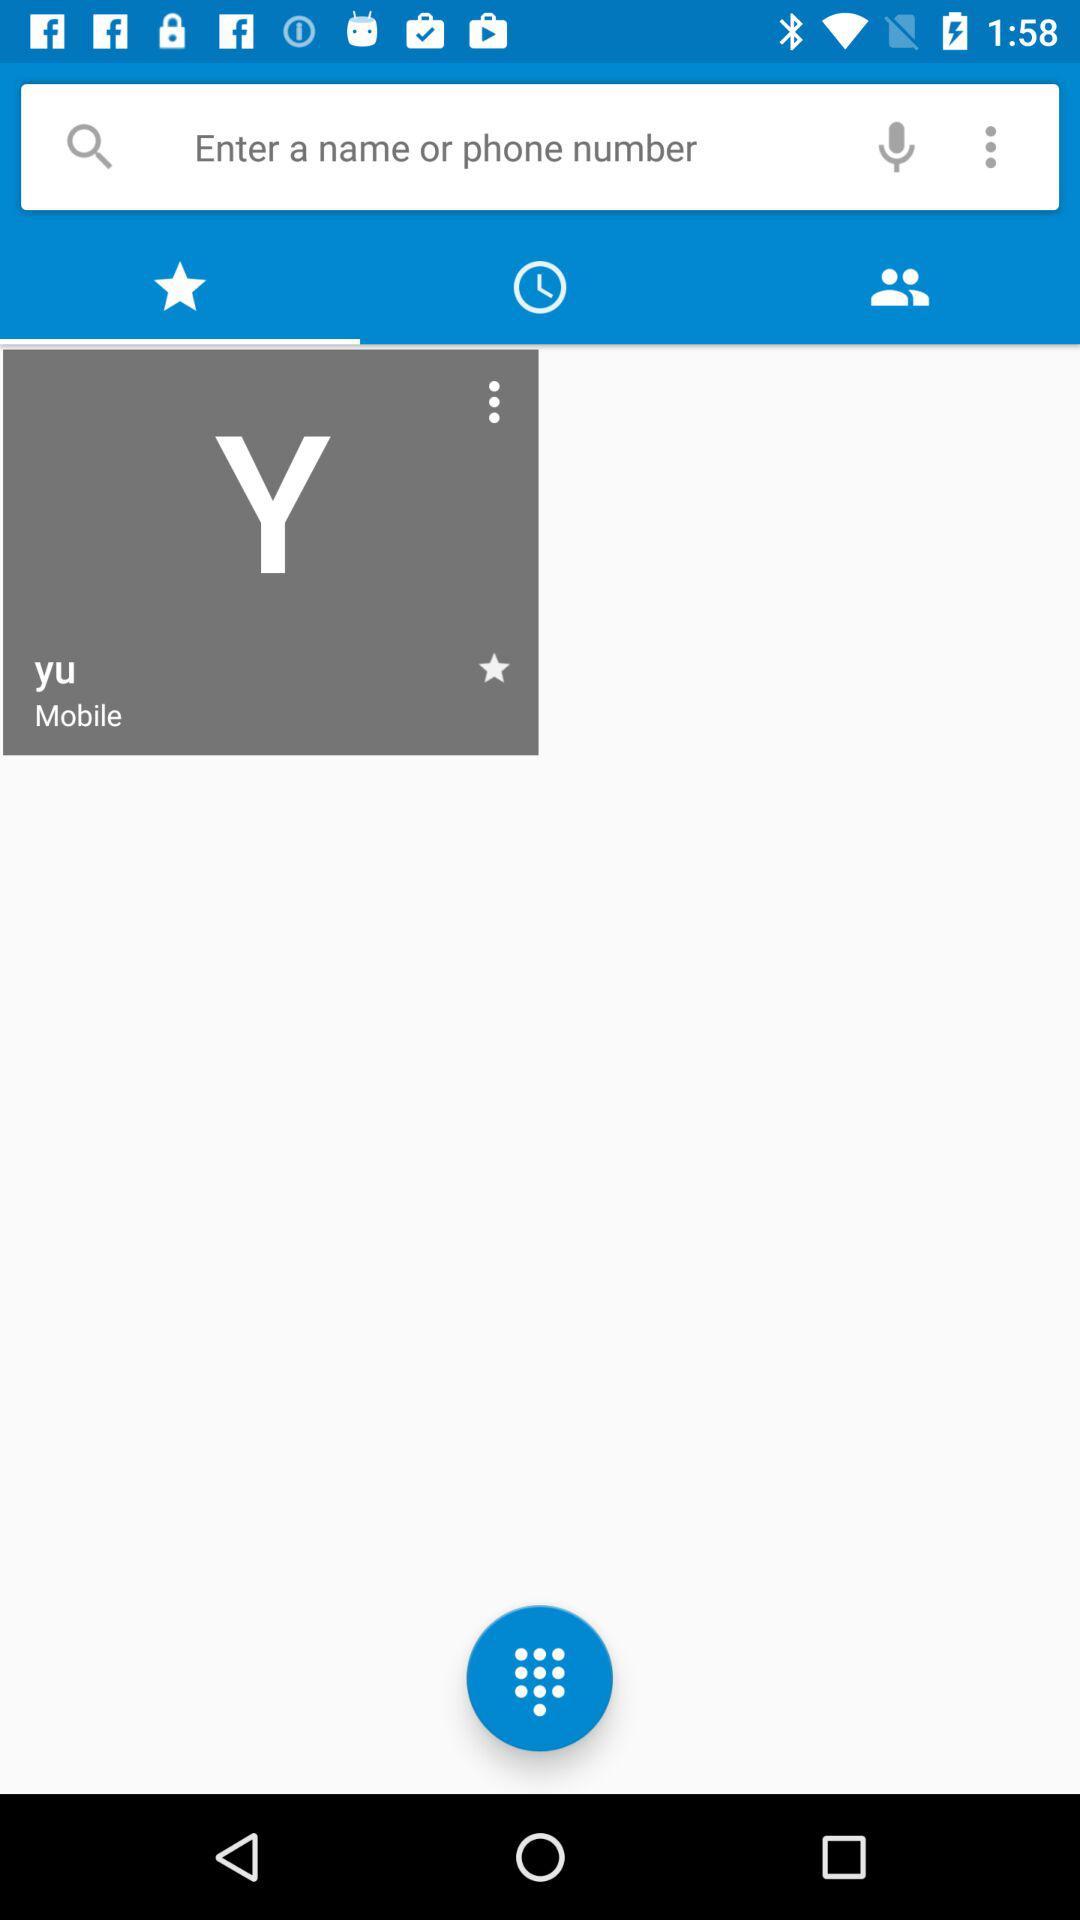 The height and width of the screenshot is (1920, 1080). I want to click on the dialpad icon, so click(540, 1678).